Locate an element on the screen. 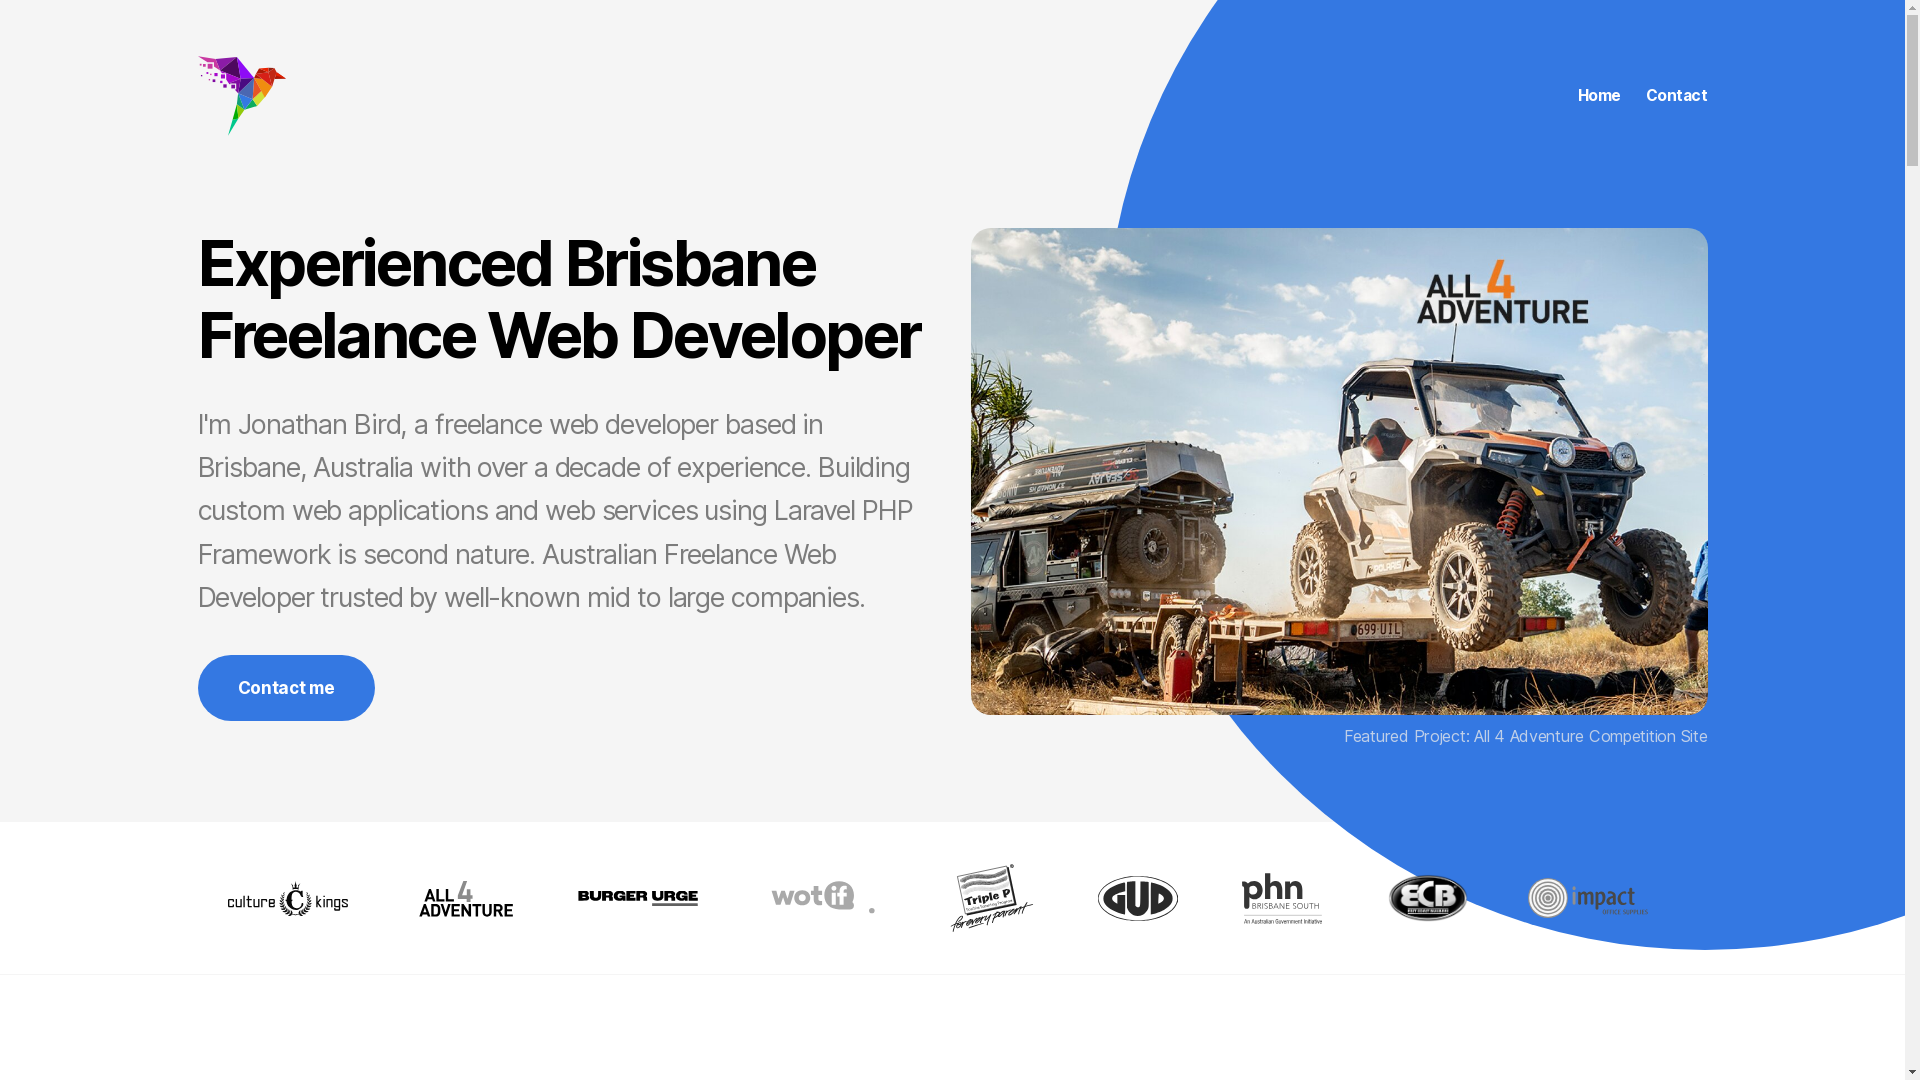 This screenshot has width=1920, height=1080. 'Contact me' is located at coordinates (285, 686).